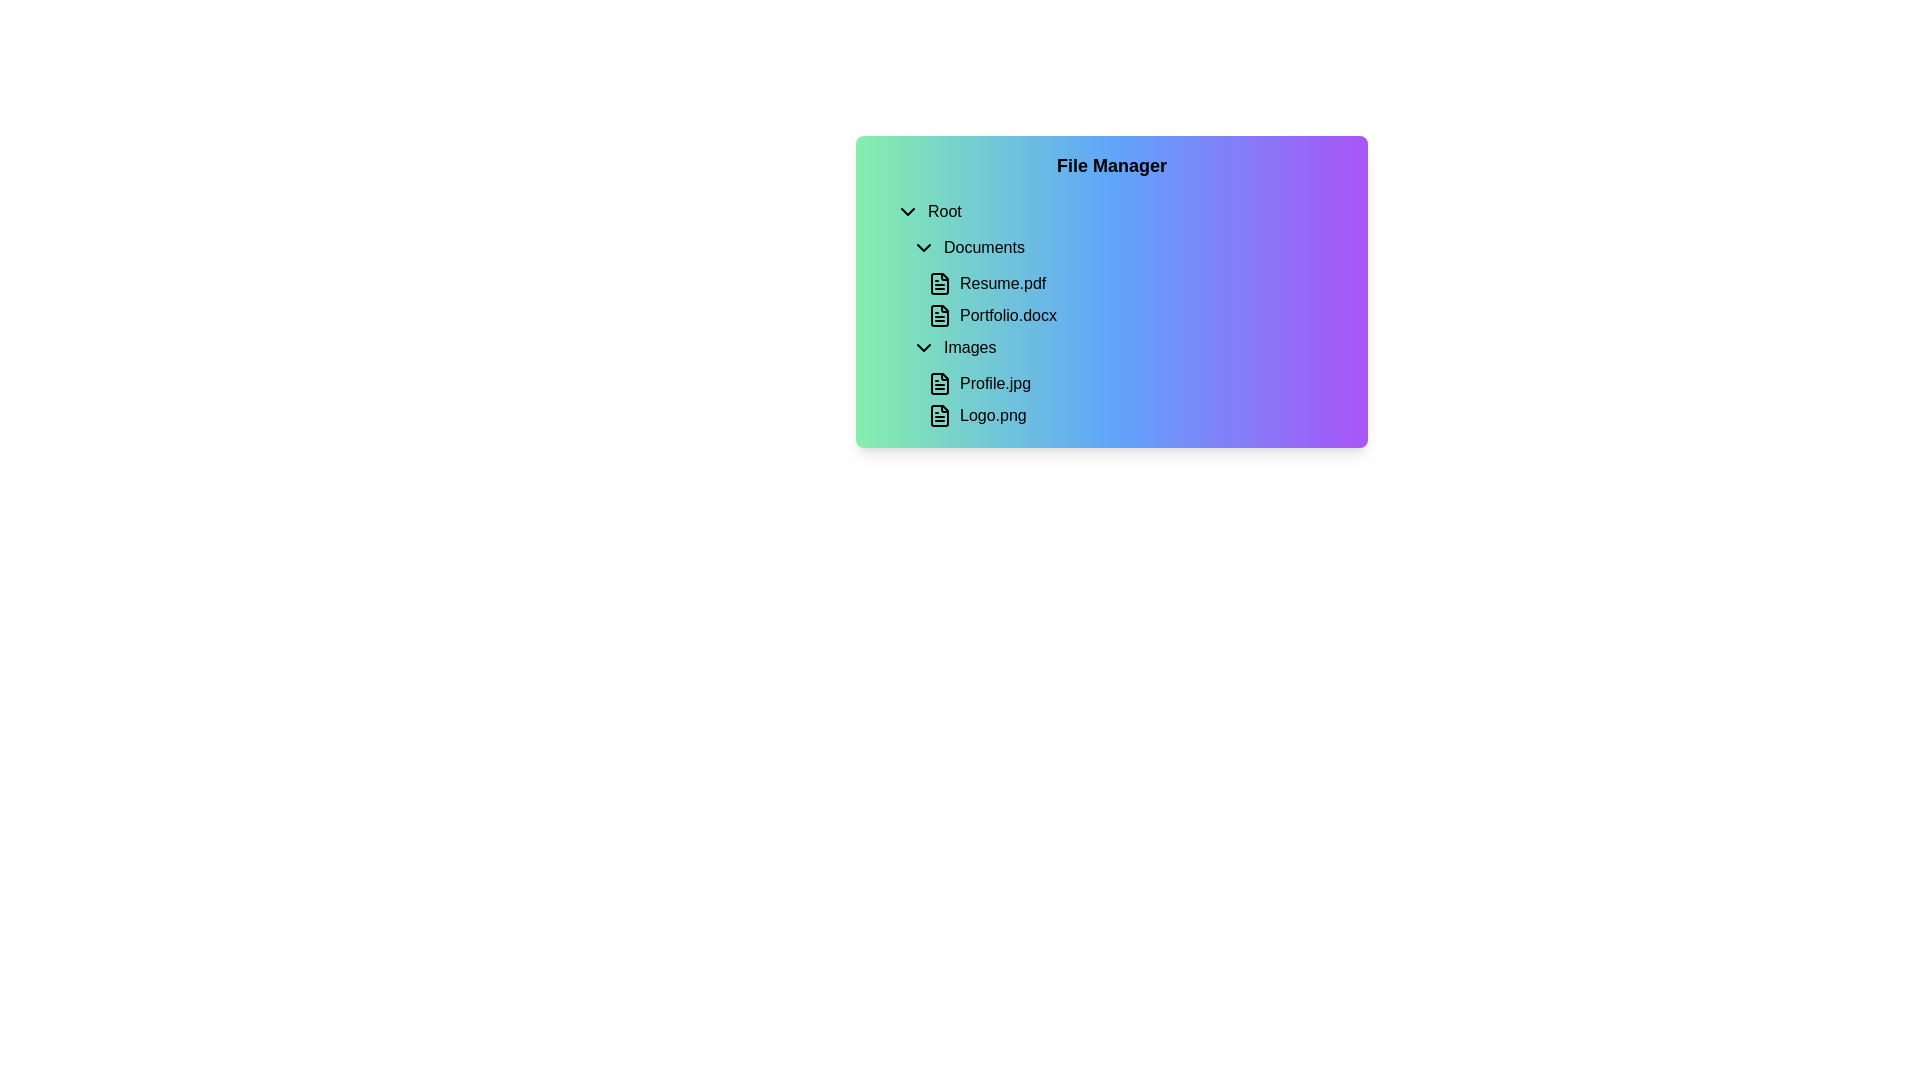 Image resolution: width=1920 pixels, height=1080 pixels. What do you see at coordinates (939, 384) in the screenshot?
I see `the File Icon representing 'Profile.jpg'` at bounding box center [939, 384].